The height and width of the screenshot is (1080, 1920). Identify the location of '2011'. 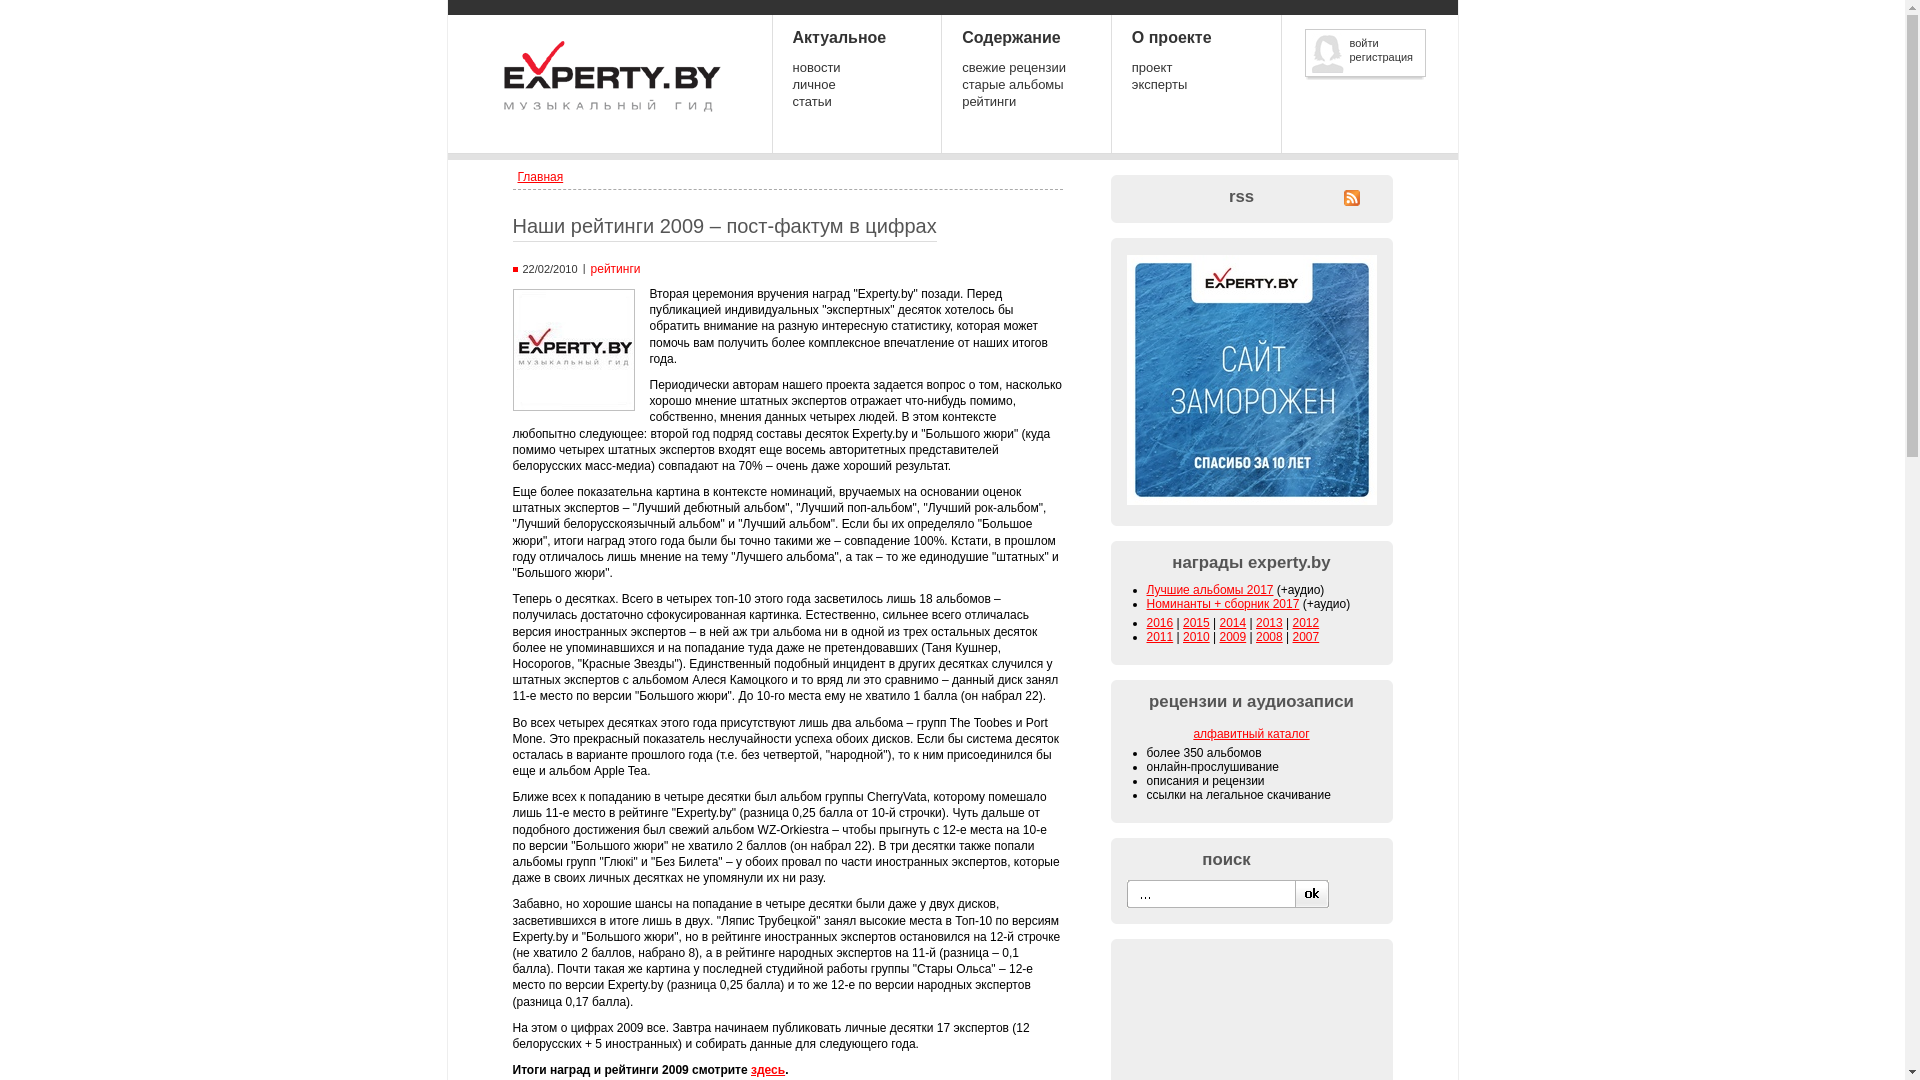
(1146, 636).